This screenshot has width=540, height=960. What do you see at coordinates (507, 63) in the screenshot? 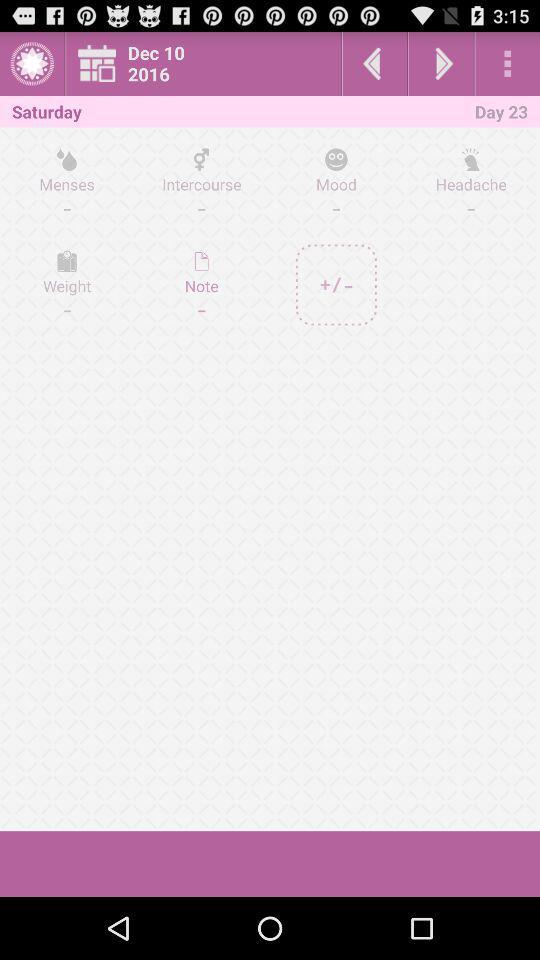
I see `menu` at bounding box center [507, 63].